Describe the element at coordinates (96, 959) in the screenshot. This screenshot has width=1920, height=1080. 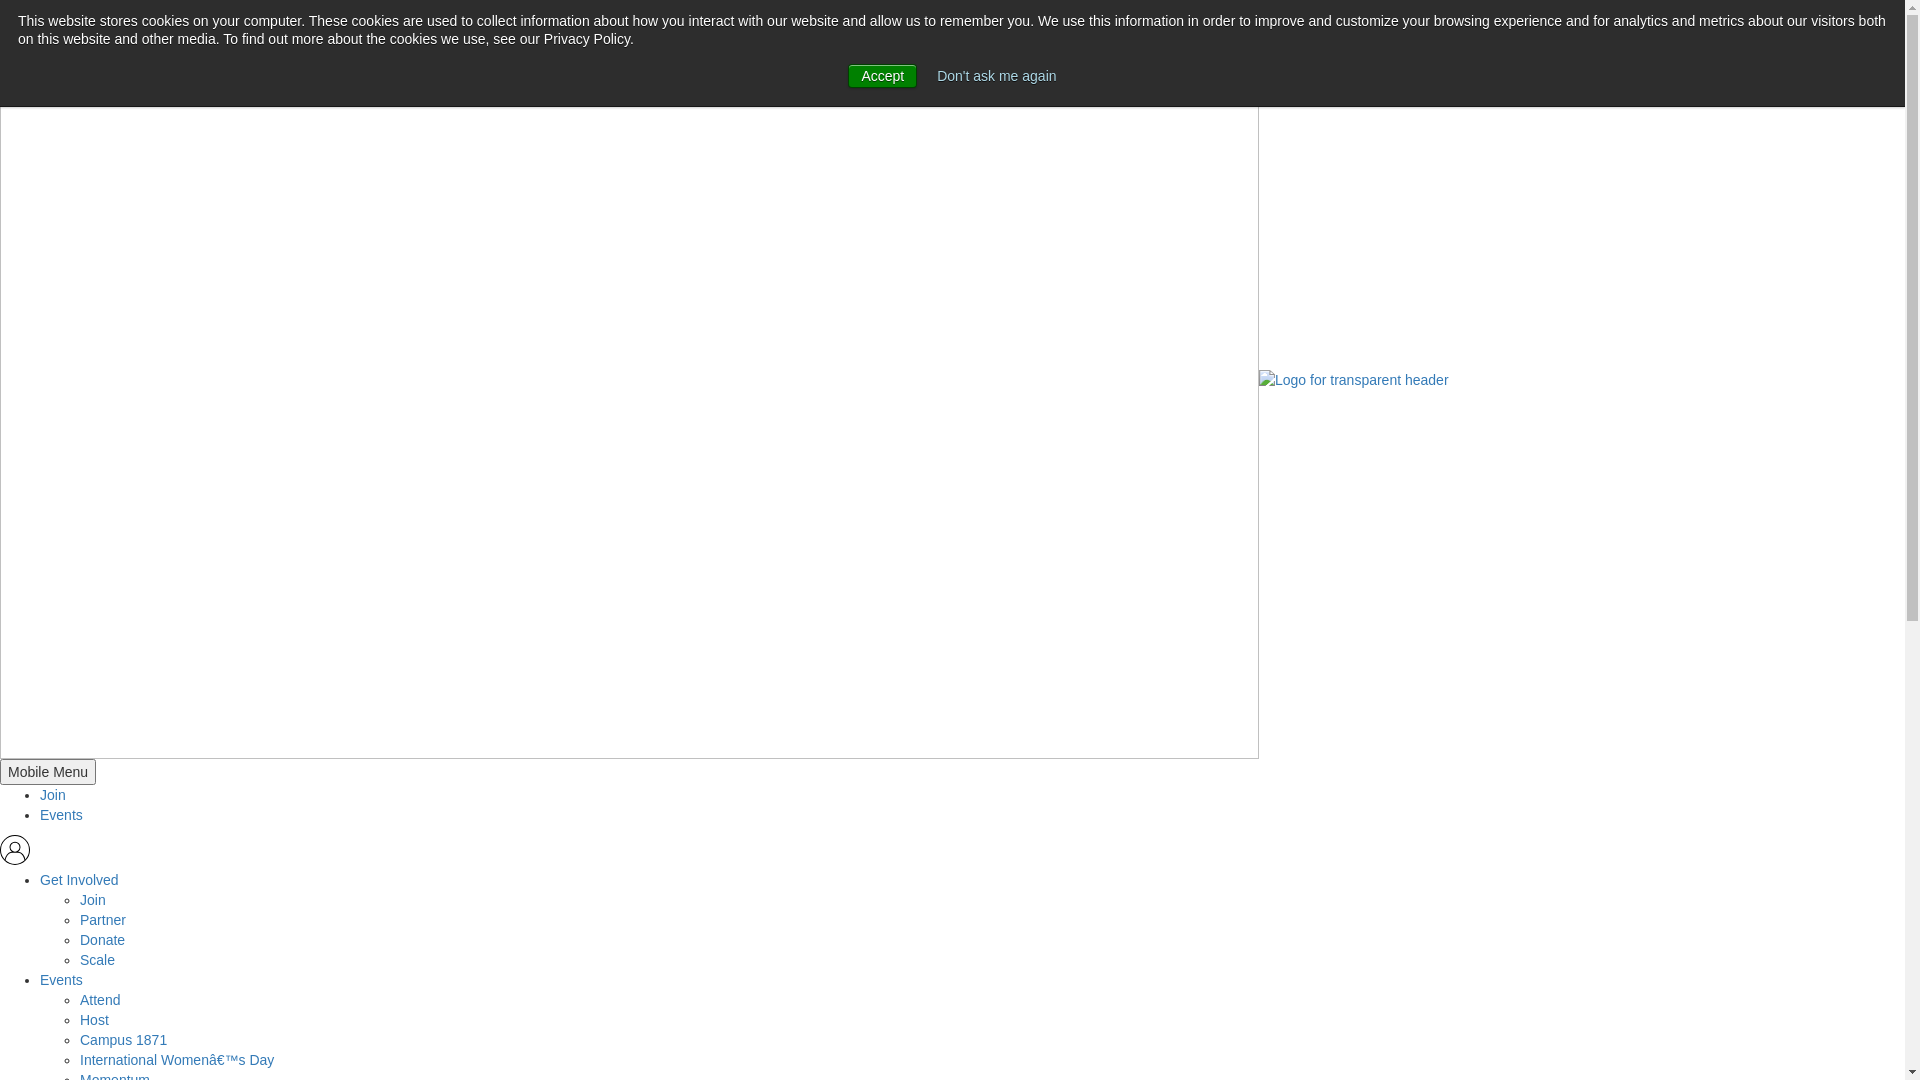
I see `'Scale'` at that location.